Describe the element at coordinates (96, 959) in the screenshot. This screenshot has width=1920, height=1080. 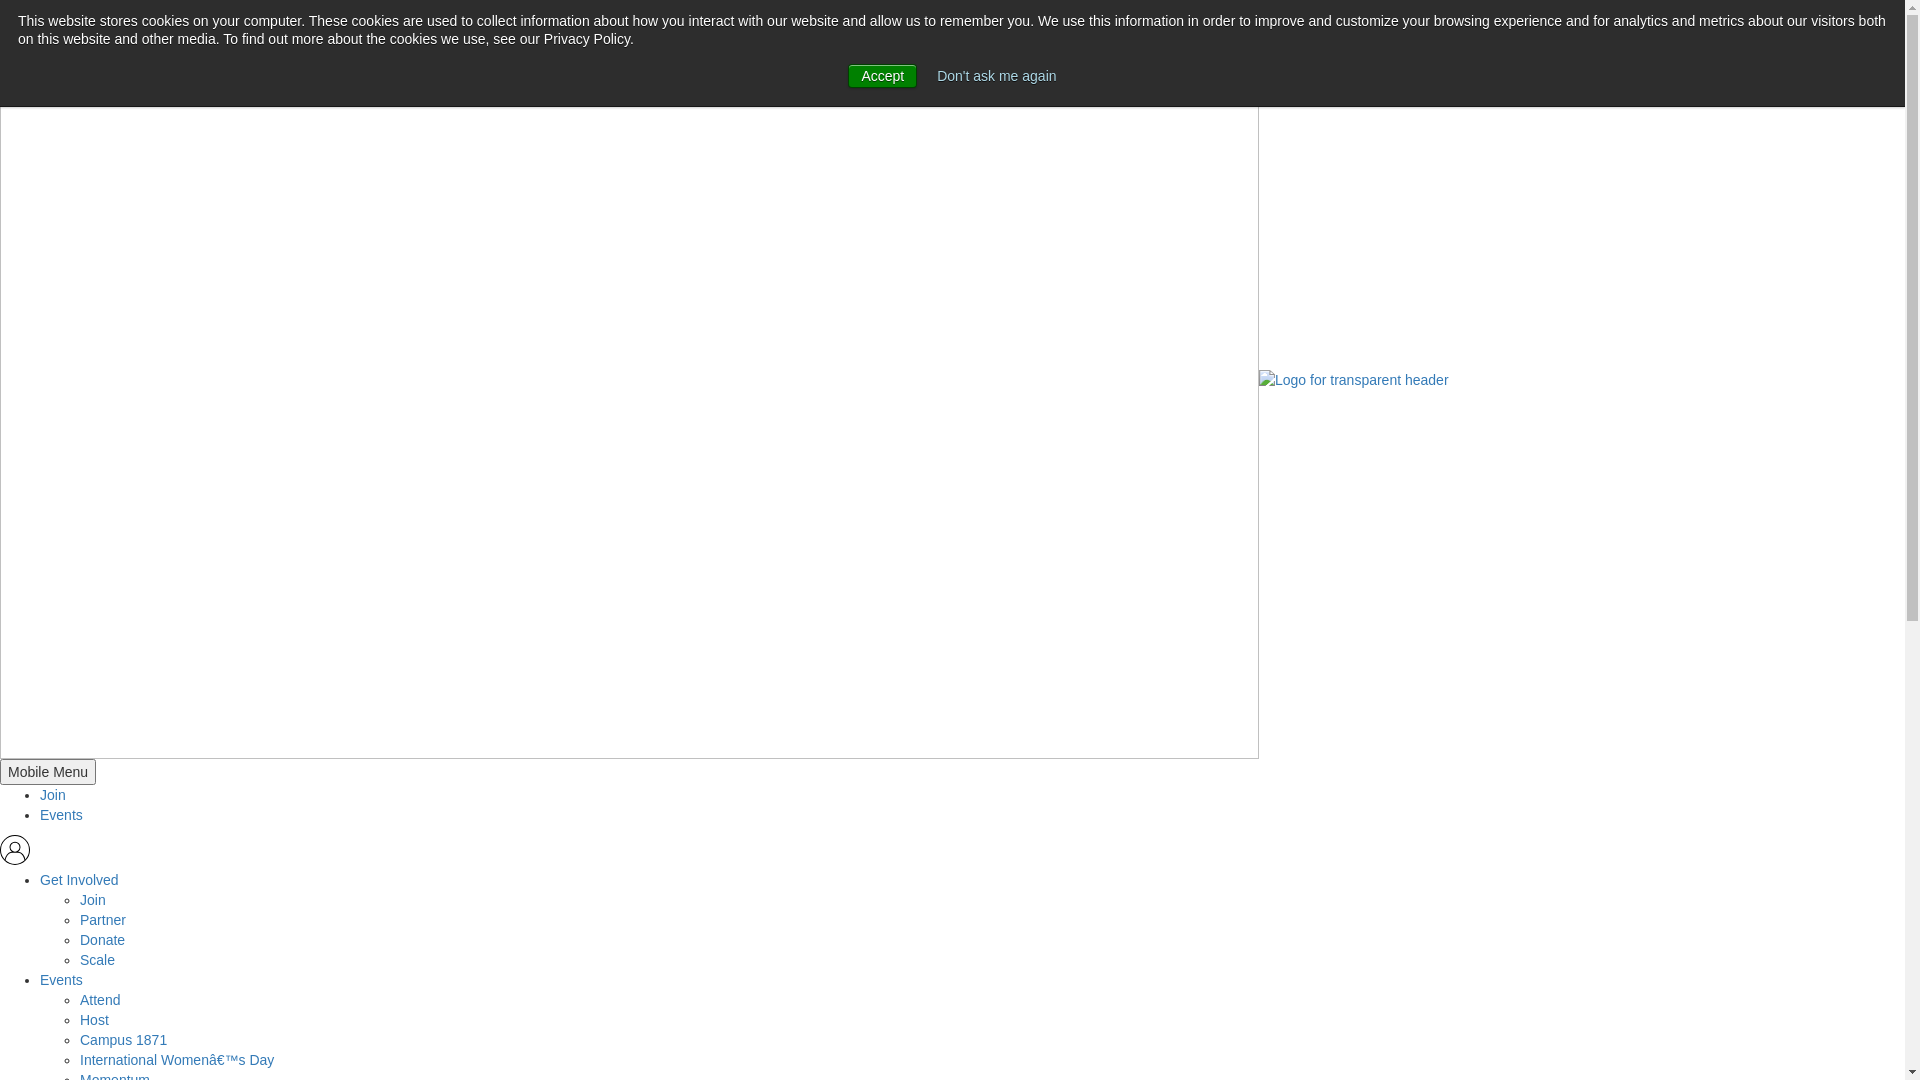
I see `'Scale'` at that location.